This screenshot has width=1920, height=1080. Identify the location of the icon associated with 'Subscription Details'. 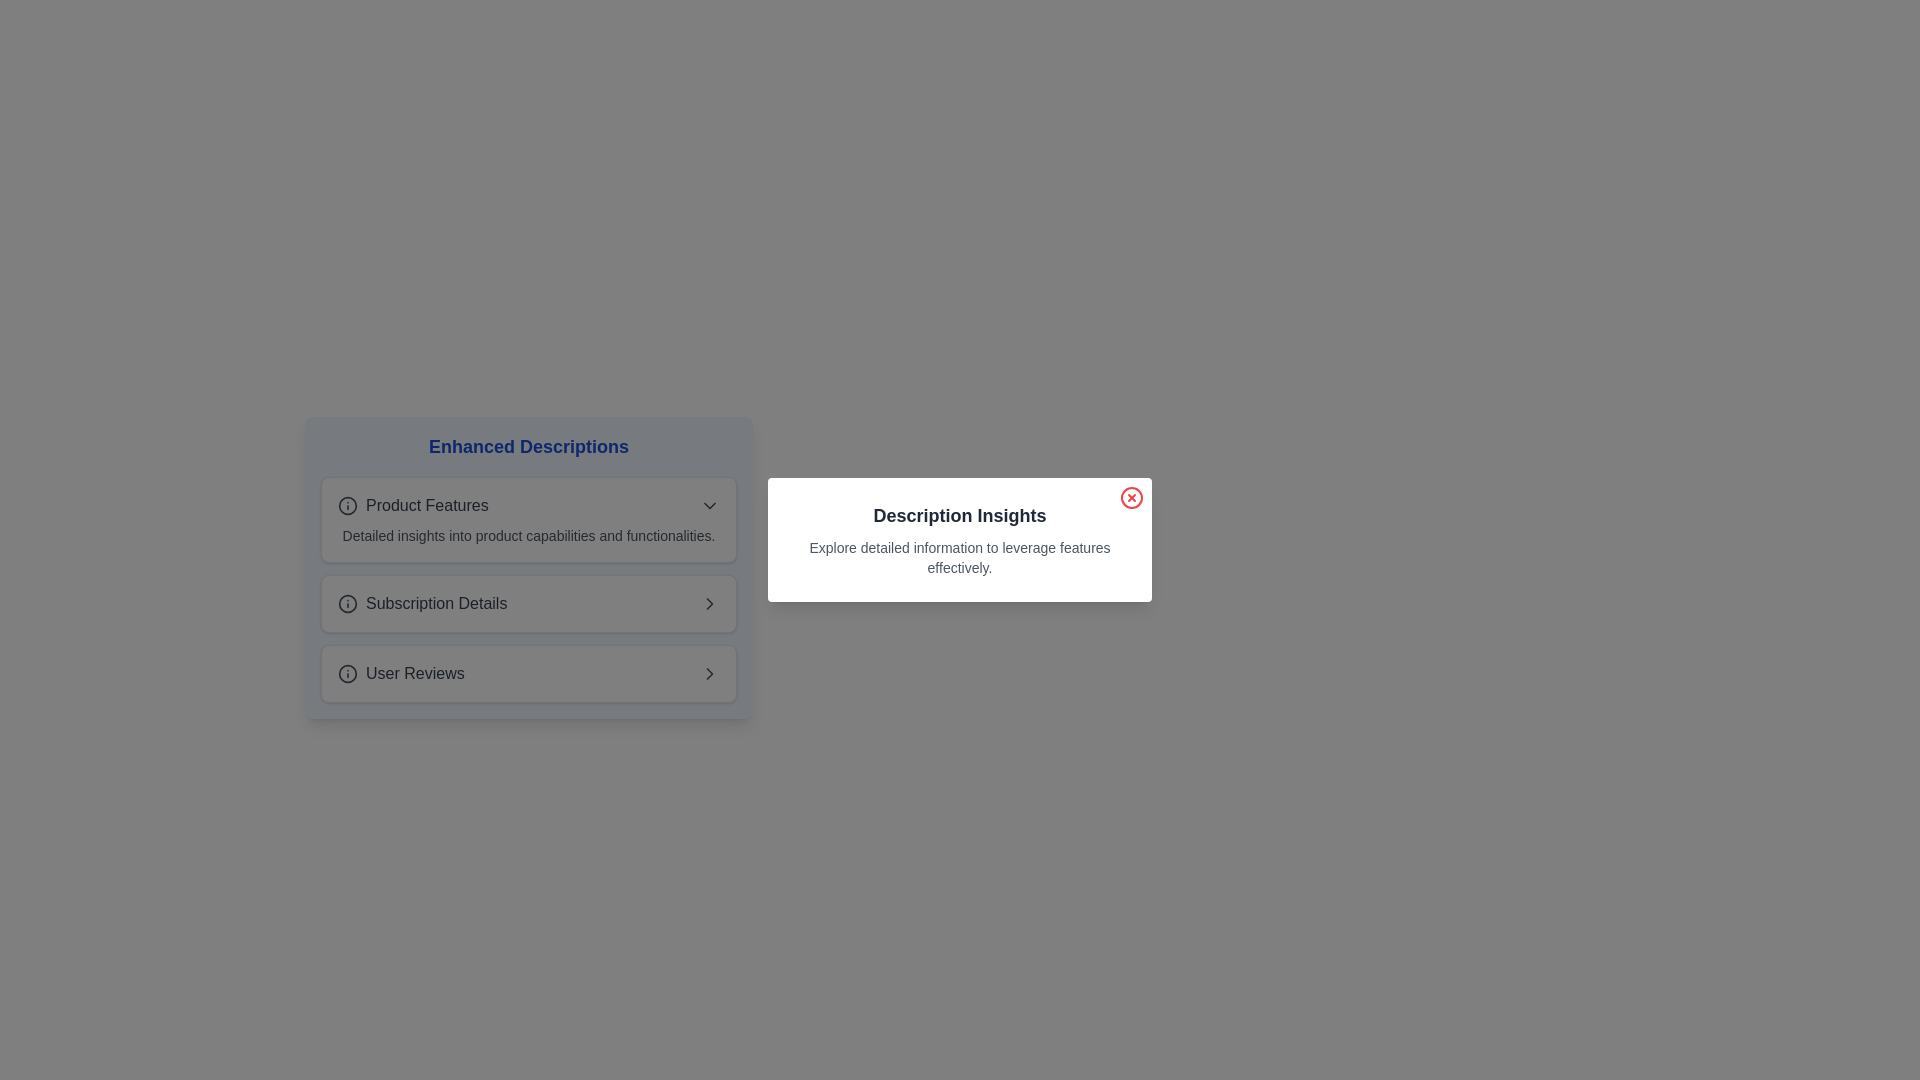
(347, 603).